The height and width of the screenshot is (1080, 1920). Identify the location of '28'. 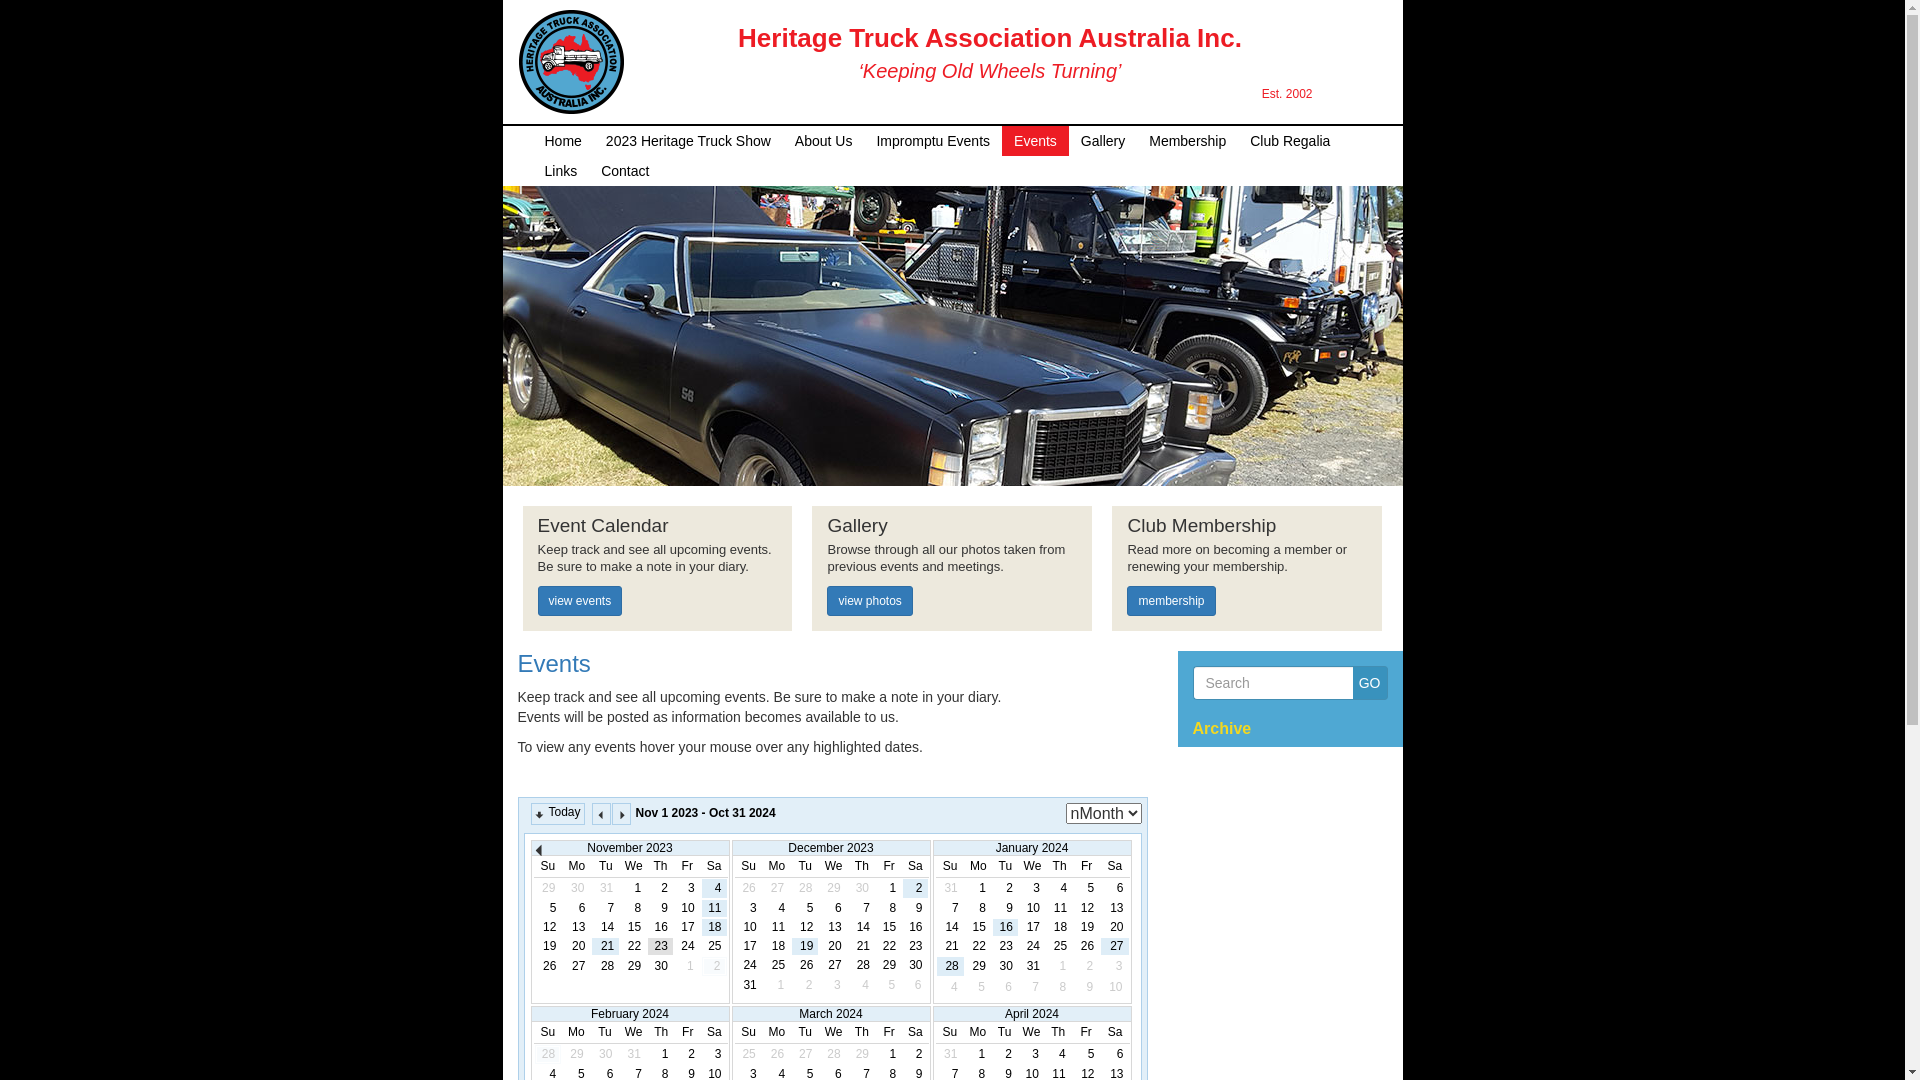
(949, 965).